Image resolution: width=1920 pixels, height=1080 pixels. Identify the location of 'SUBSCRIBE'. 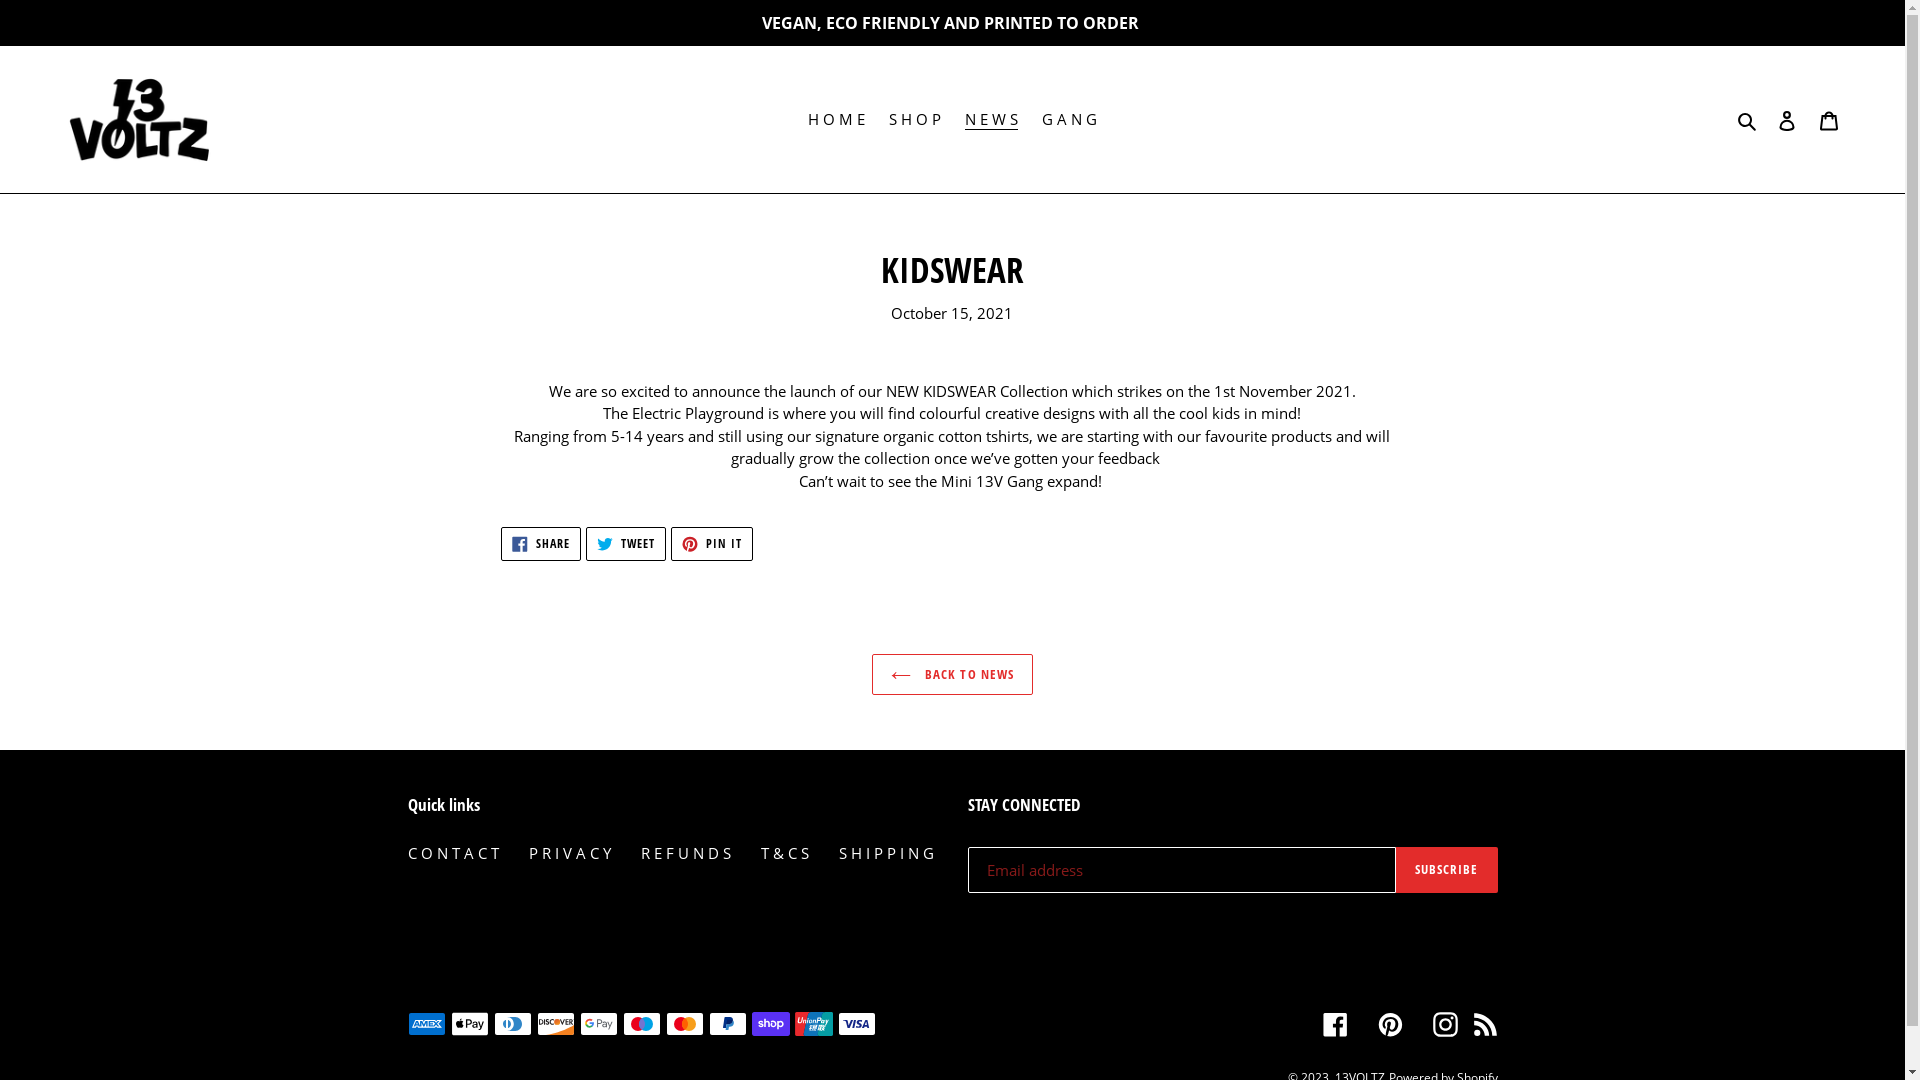
(1446, 869).